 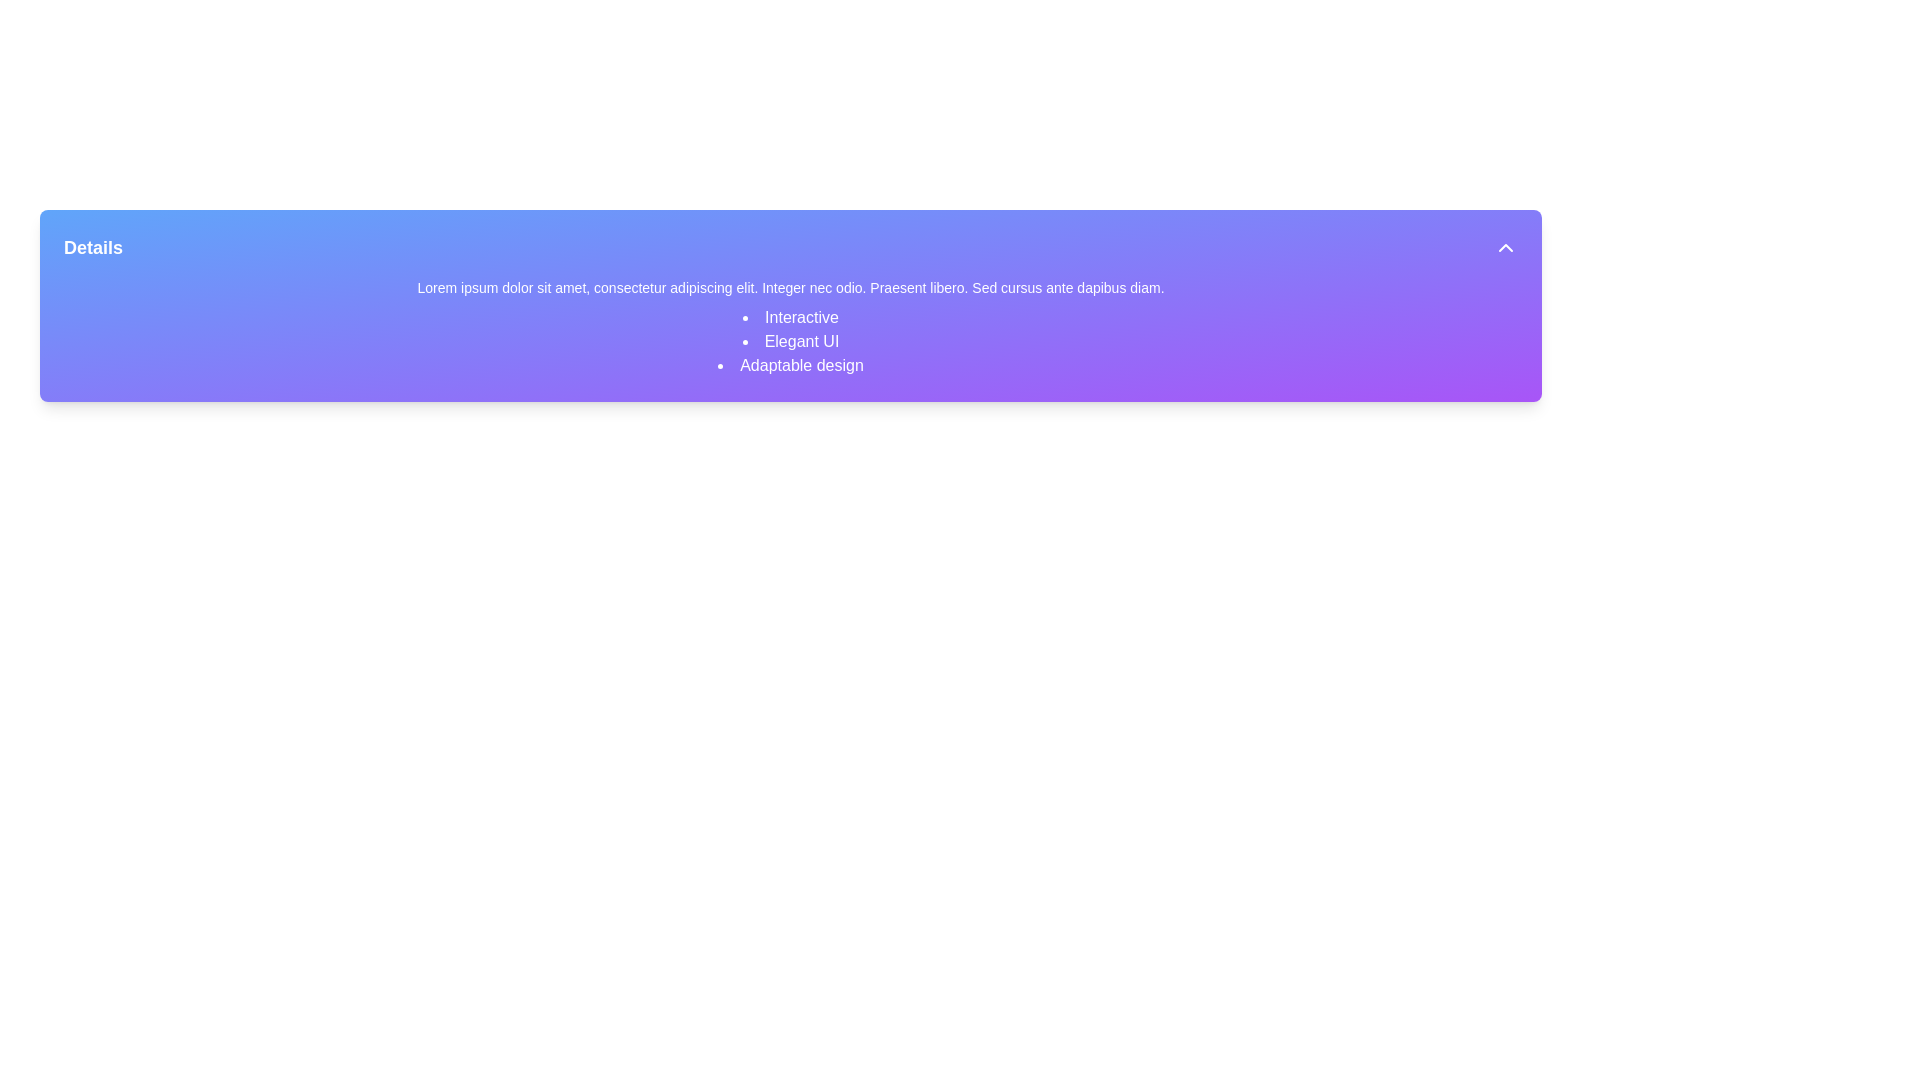 What do you see at coordinates (790, 366) in the screenshot?
I see `the text element reading 'Adaptable design', styled as a bullet point in a list, which is the third item in the bulleted list` at bounding box center [790, 366].